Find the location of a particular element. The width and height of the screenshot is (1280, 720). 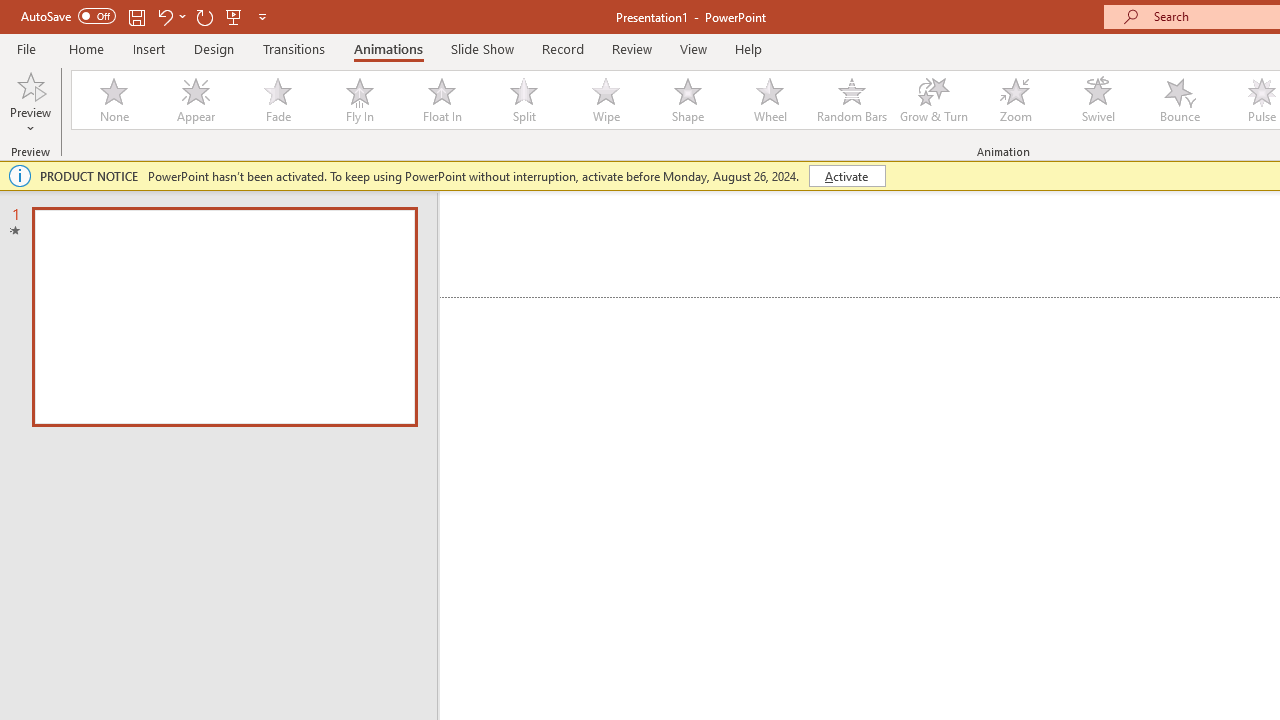

'Grow & Turn' is located at coordinates (933, 100).